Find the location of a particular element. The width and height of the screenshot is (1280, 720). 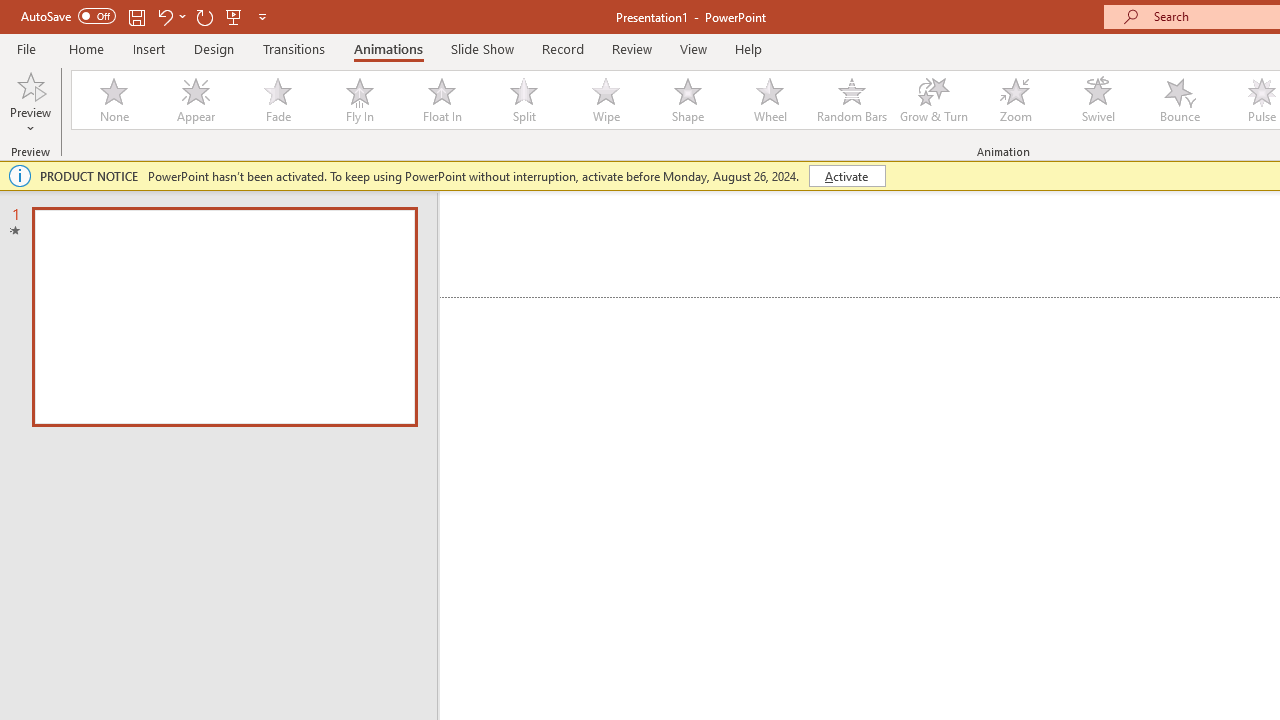

'Grow & Turn' is located at coordinates (933, 100).